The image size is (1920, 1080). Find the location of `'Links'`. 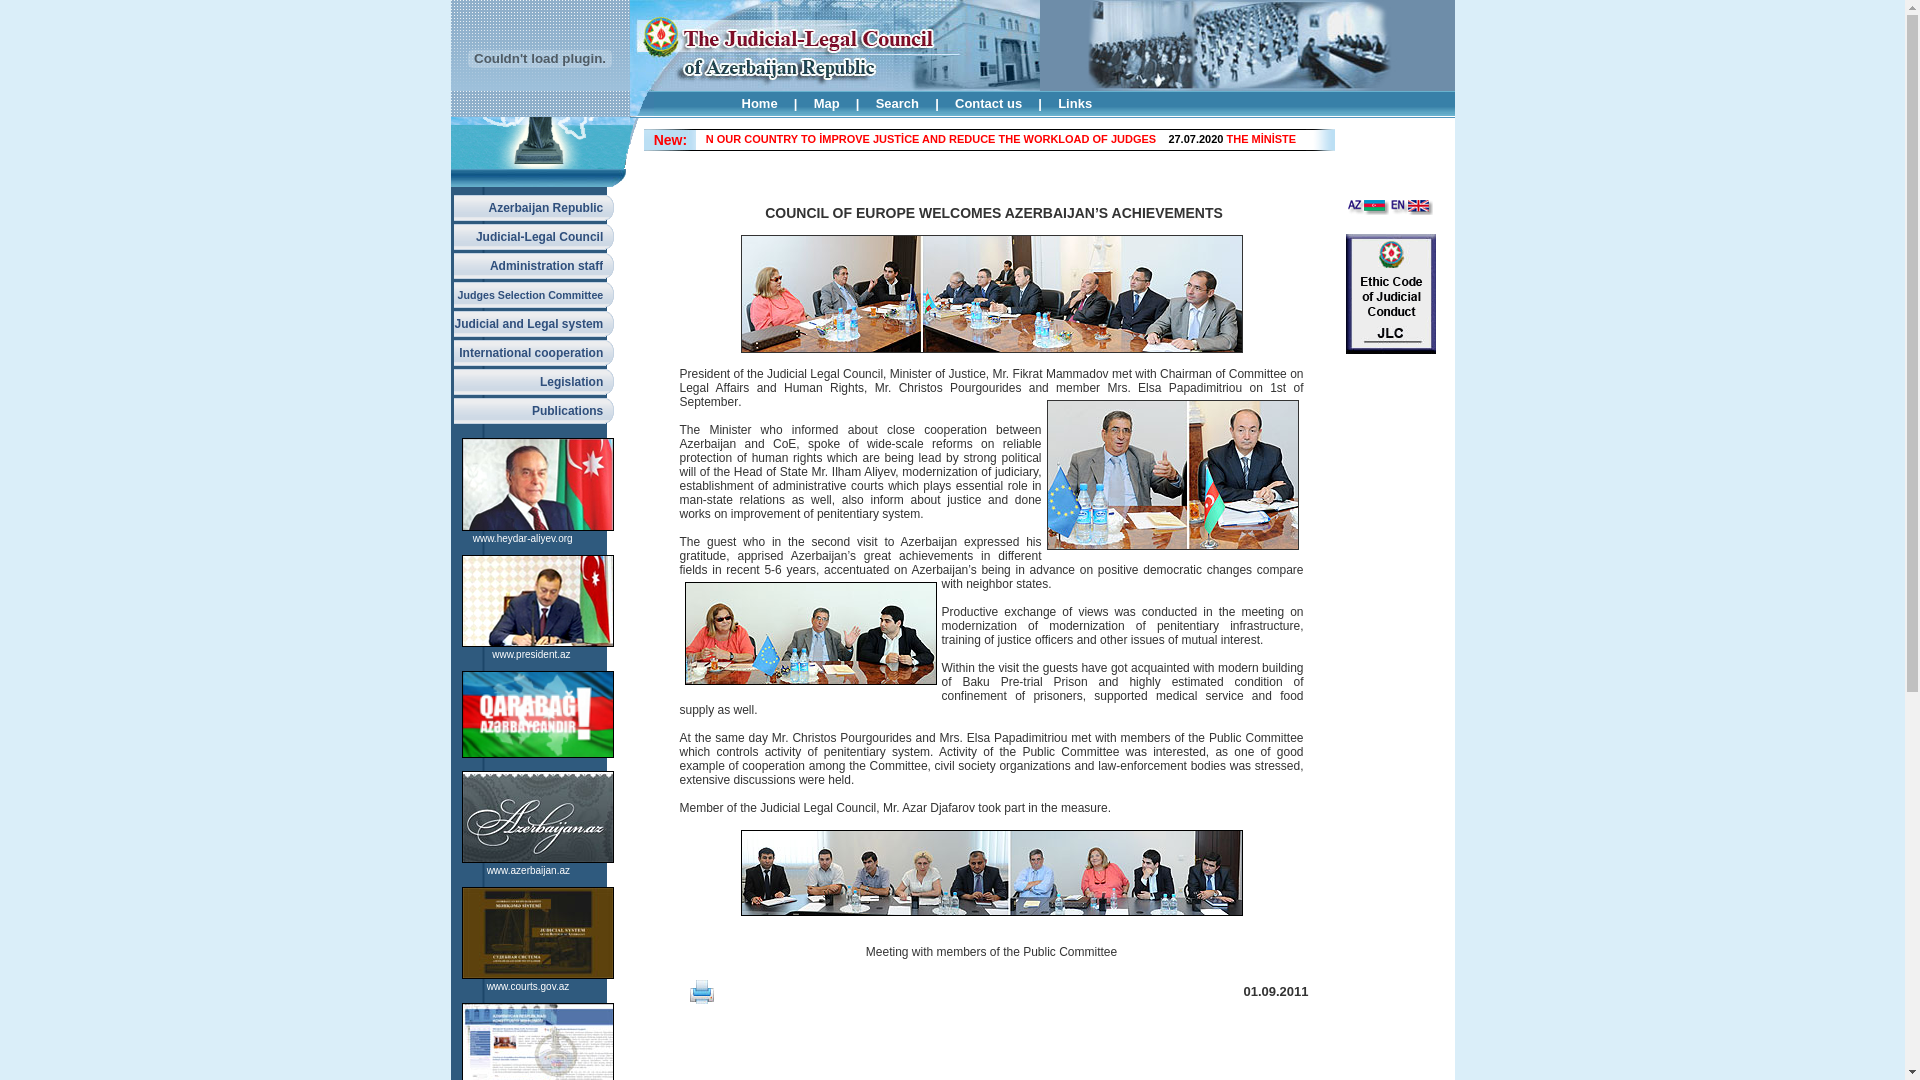

'Links' is located at coordinates (1074, 103).